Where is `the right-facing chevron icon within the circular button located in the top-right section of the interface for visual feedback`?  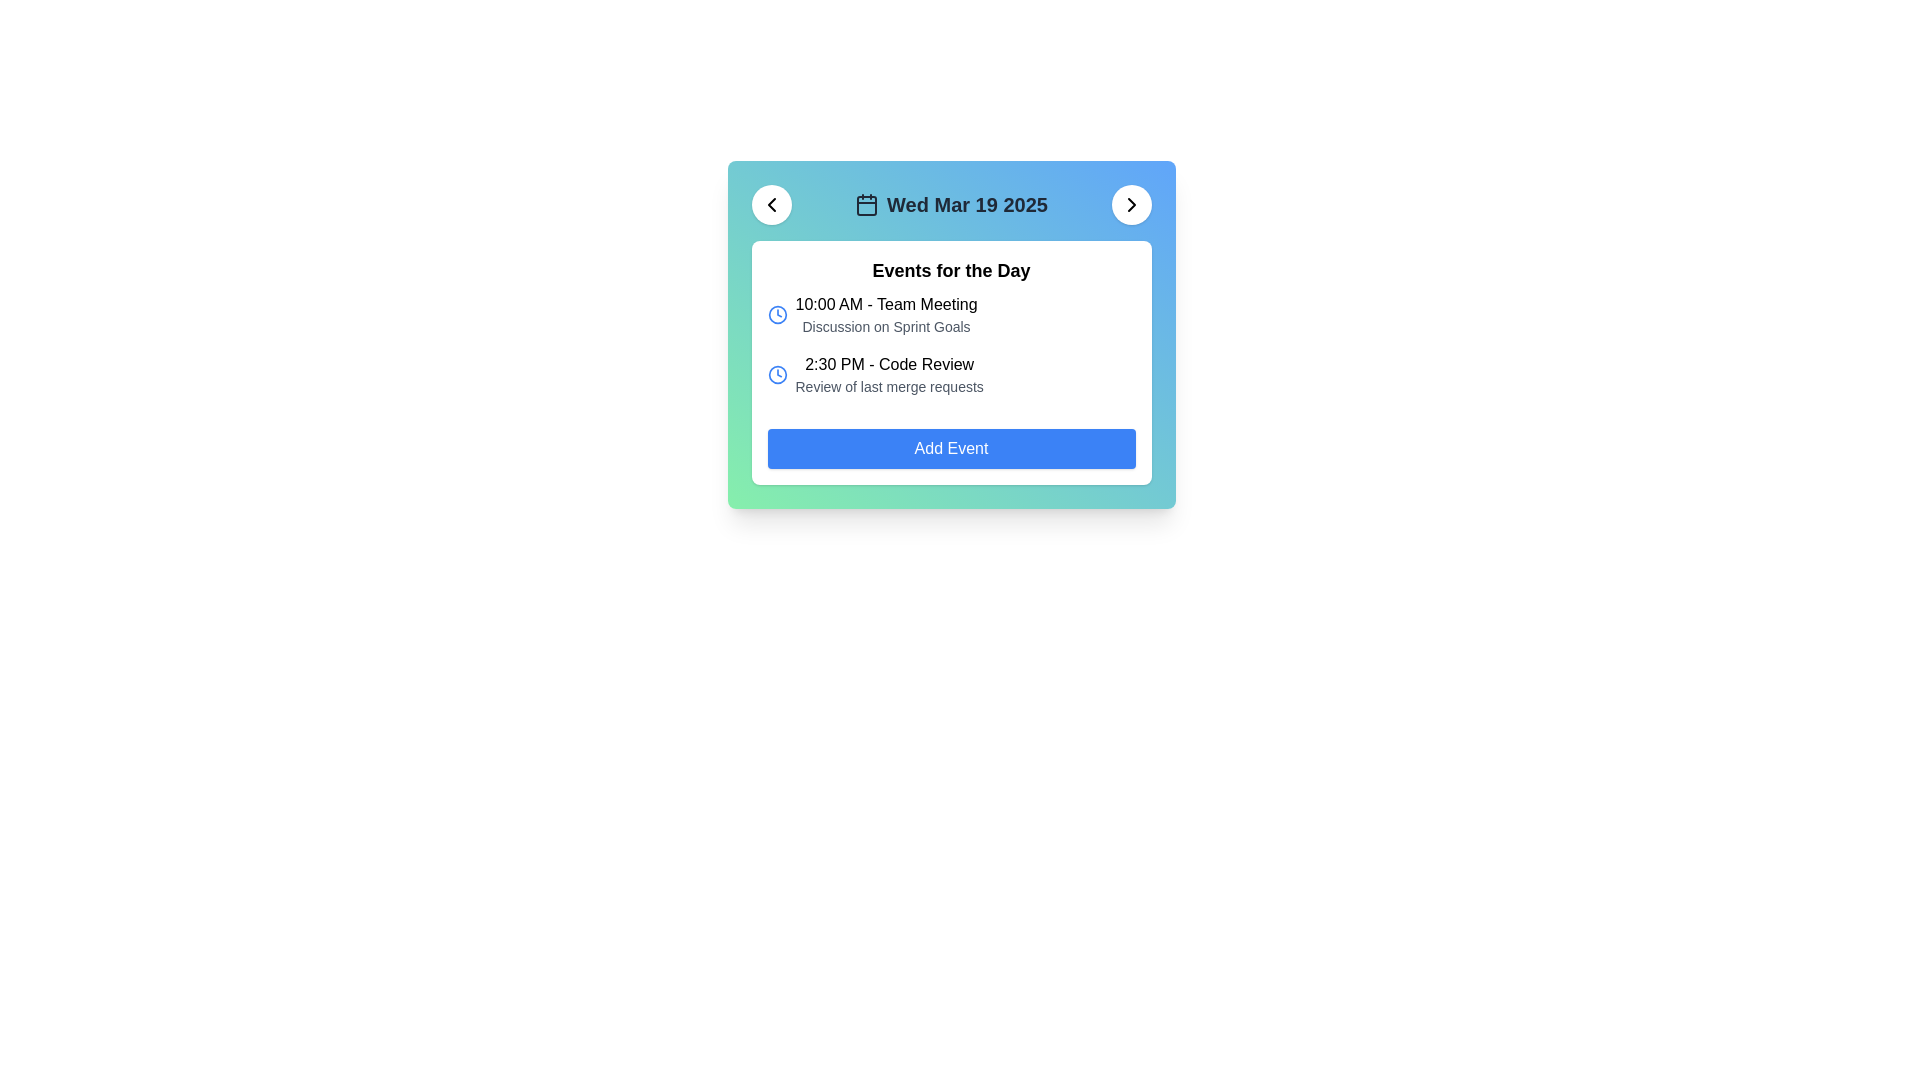 the right-facing chevron icon within the circular button located in the top-right section of the interface for visual feedback is located at coordinates (1131, 204).